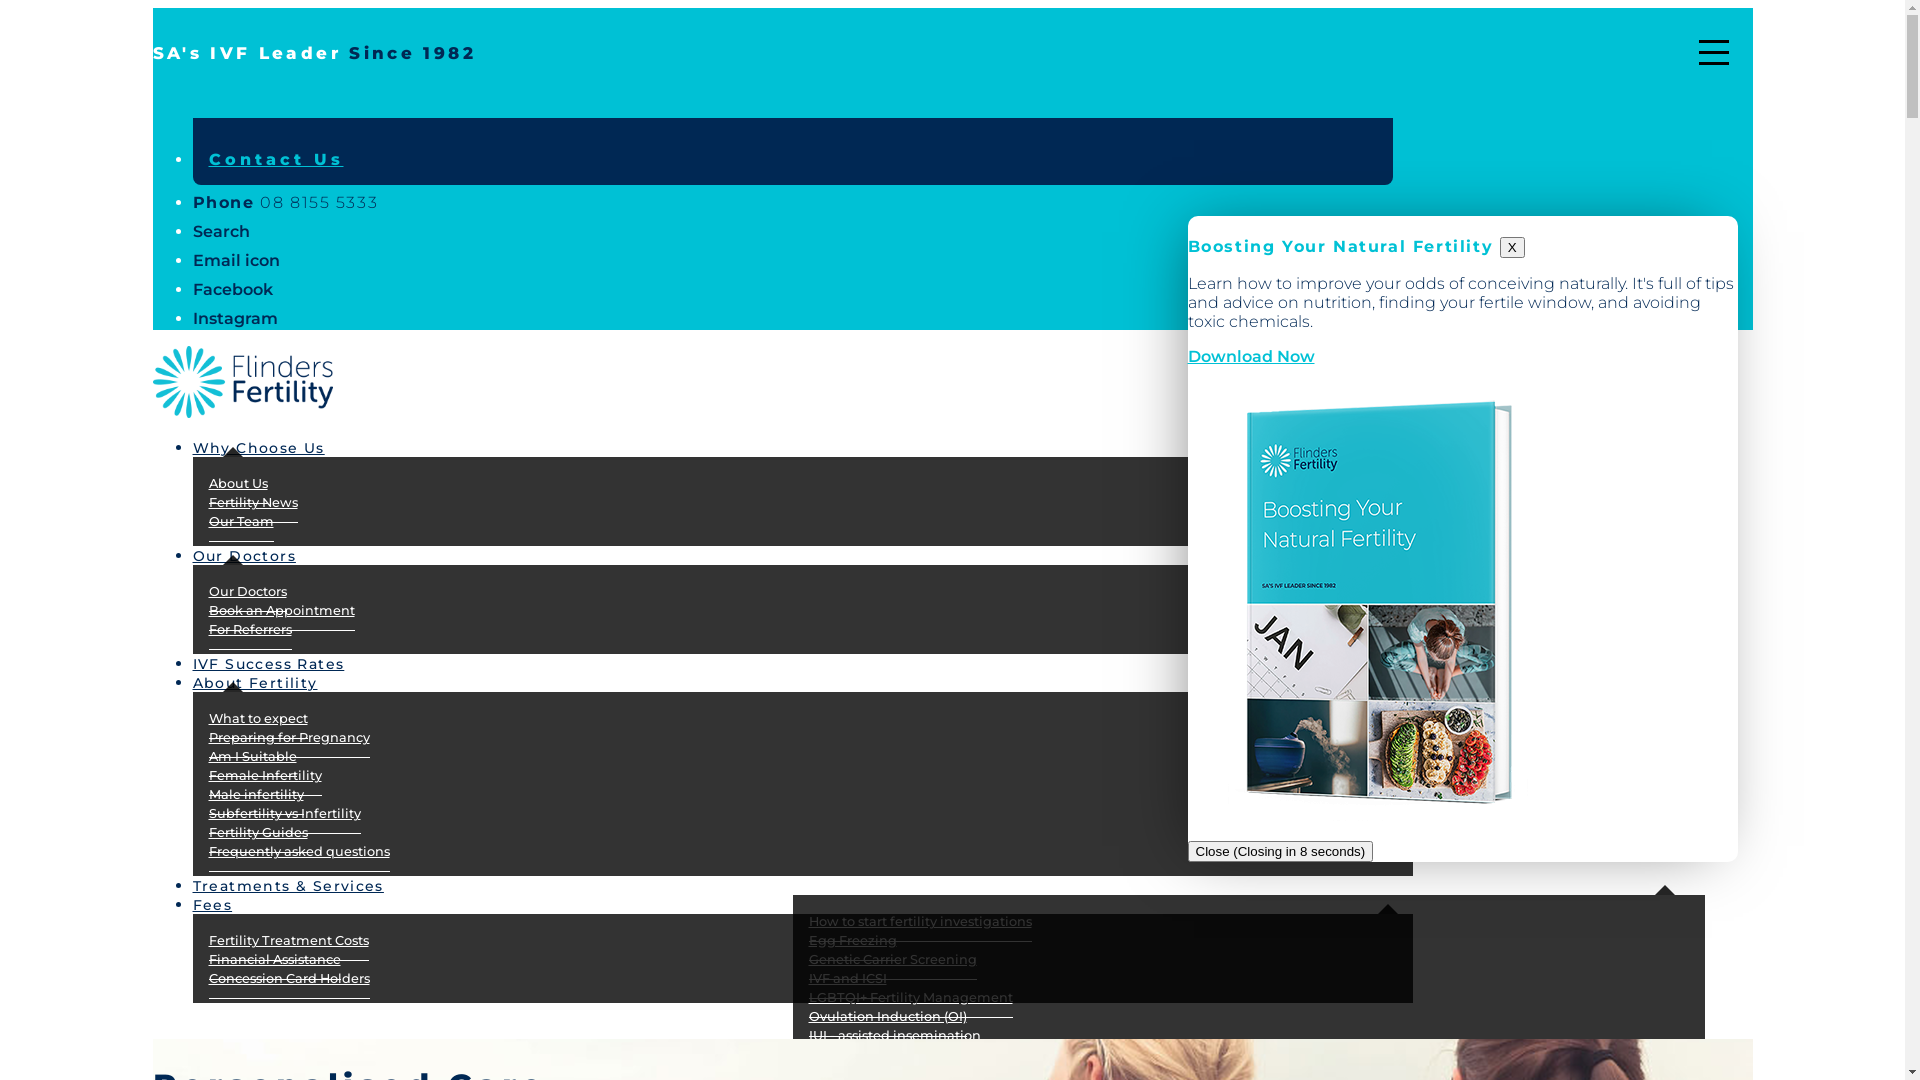 The image size is (1920, 1080). What do you see at coordinates (1281, 851) in the screenshot?
I see `'Close (Closing in 8 seconds)'` at bounding box center [1281, 851].